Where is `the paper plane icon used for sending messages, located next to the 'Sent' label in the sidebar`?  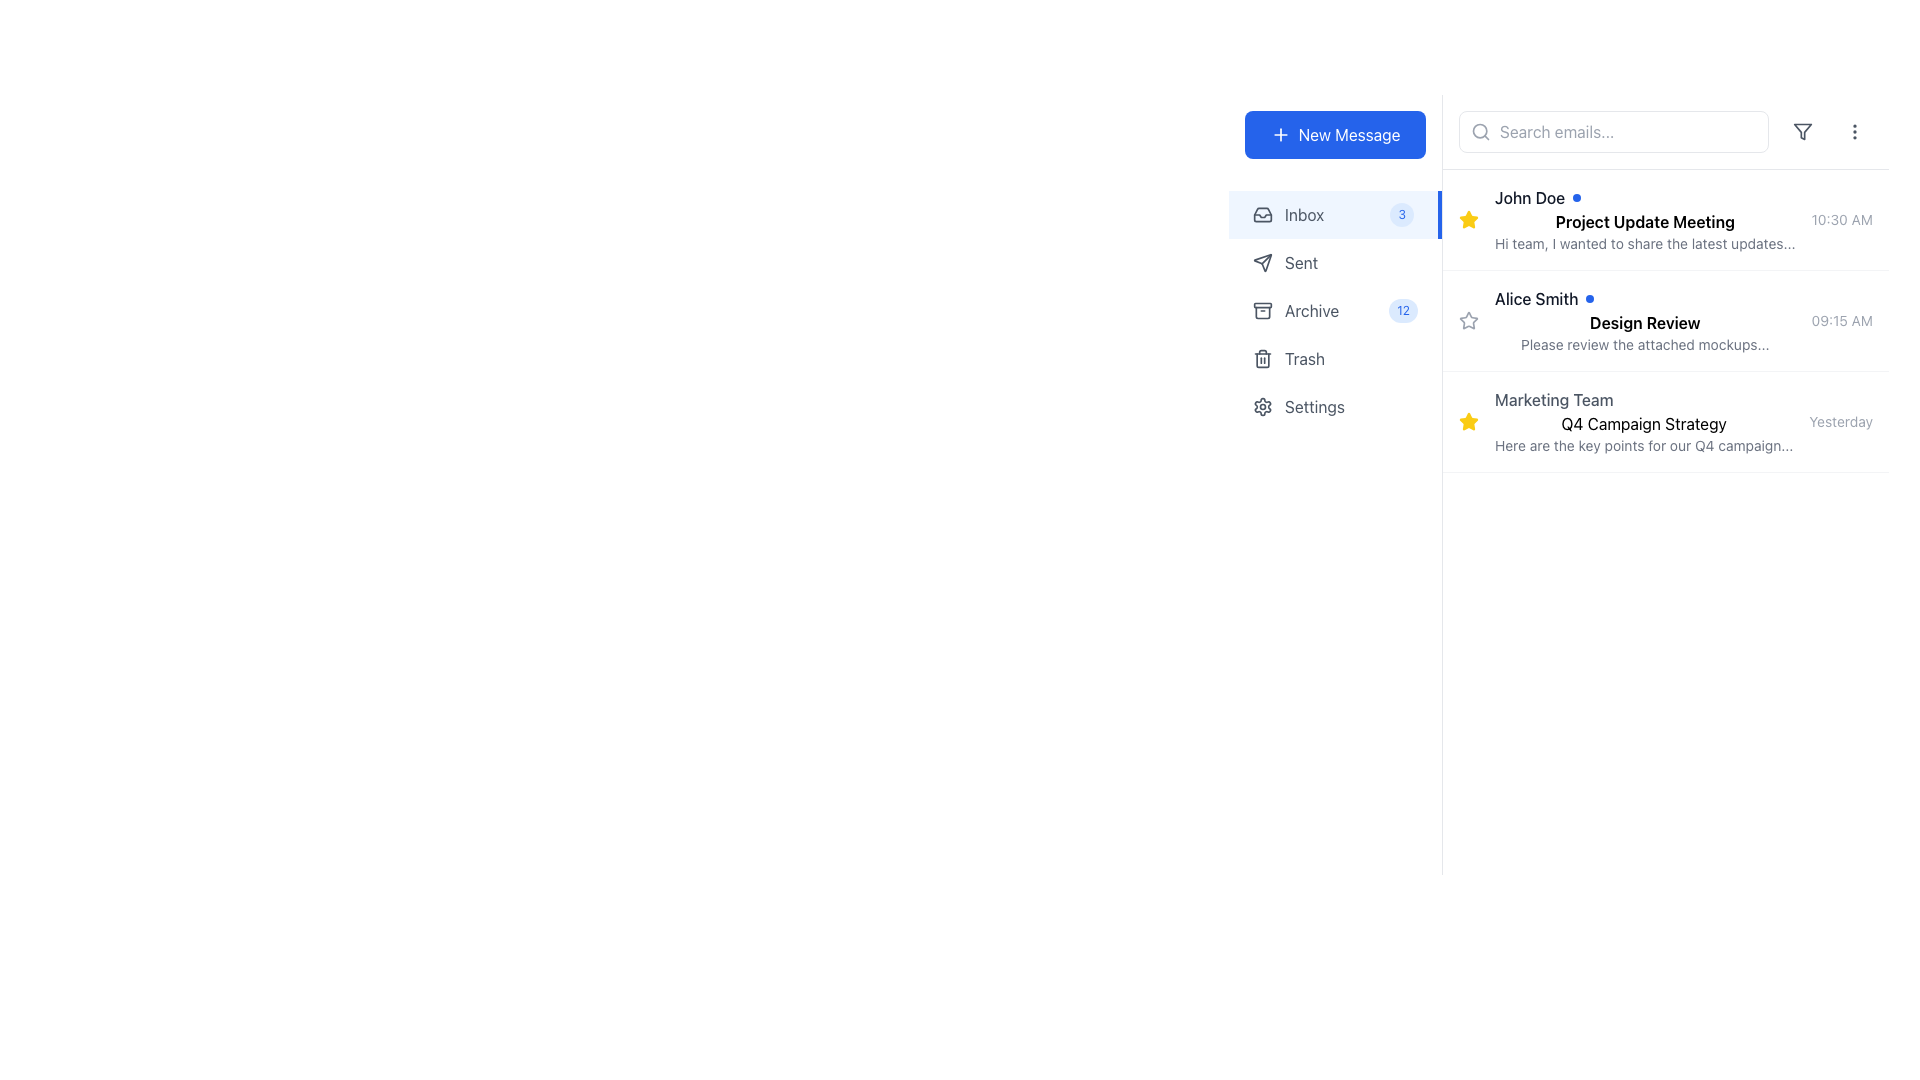
the paper plane icon used for sending messages, located next to the 'Sent' label in the sidebar is located at coordinates (1261, 261).